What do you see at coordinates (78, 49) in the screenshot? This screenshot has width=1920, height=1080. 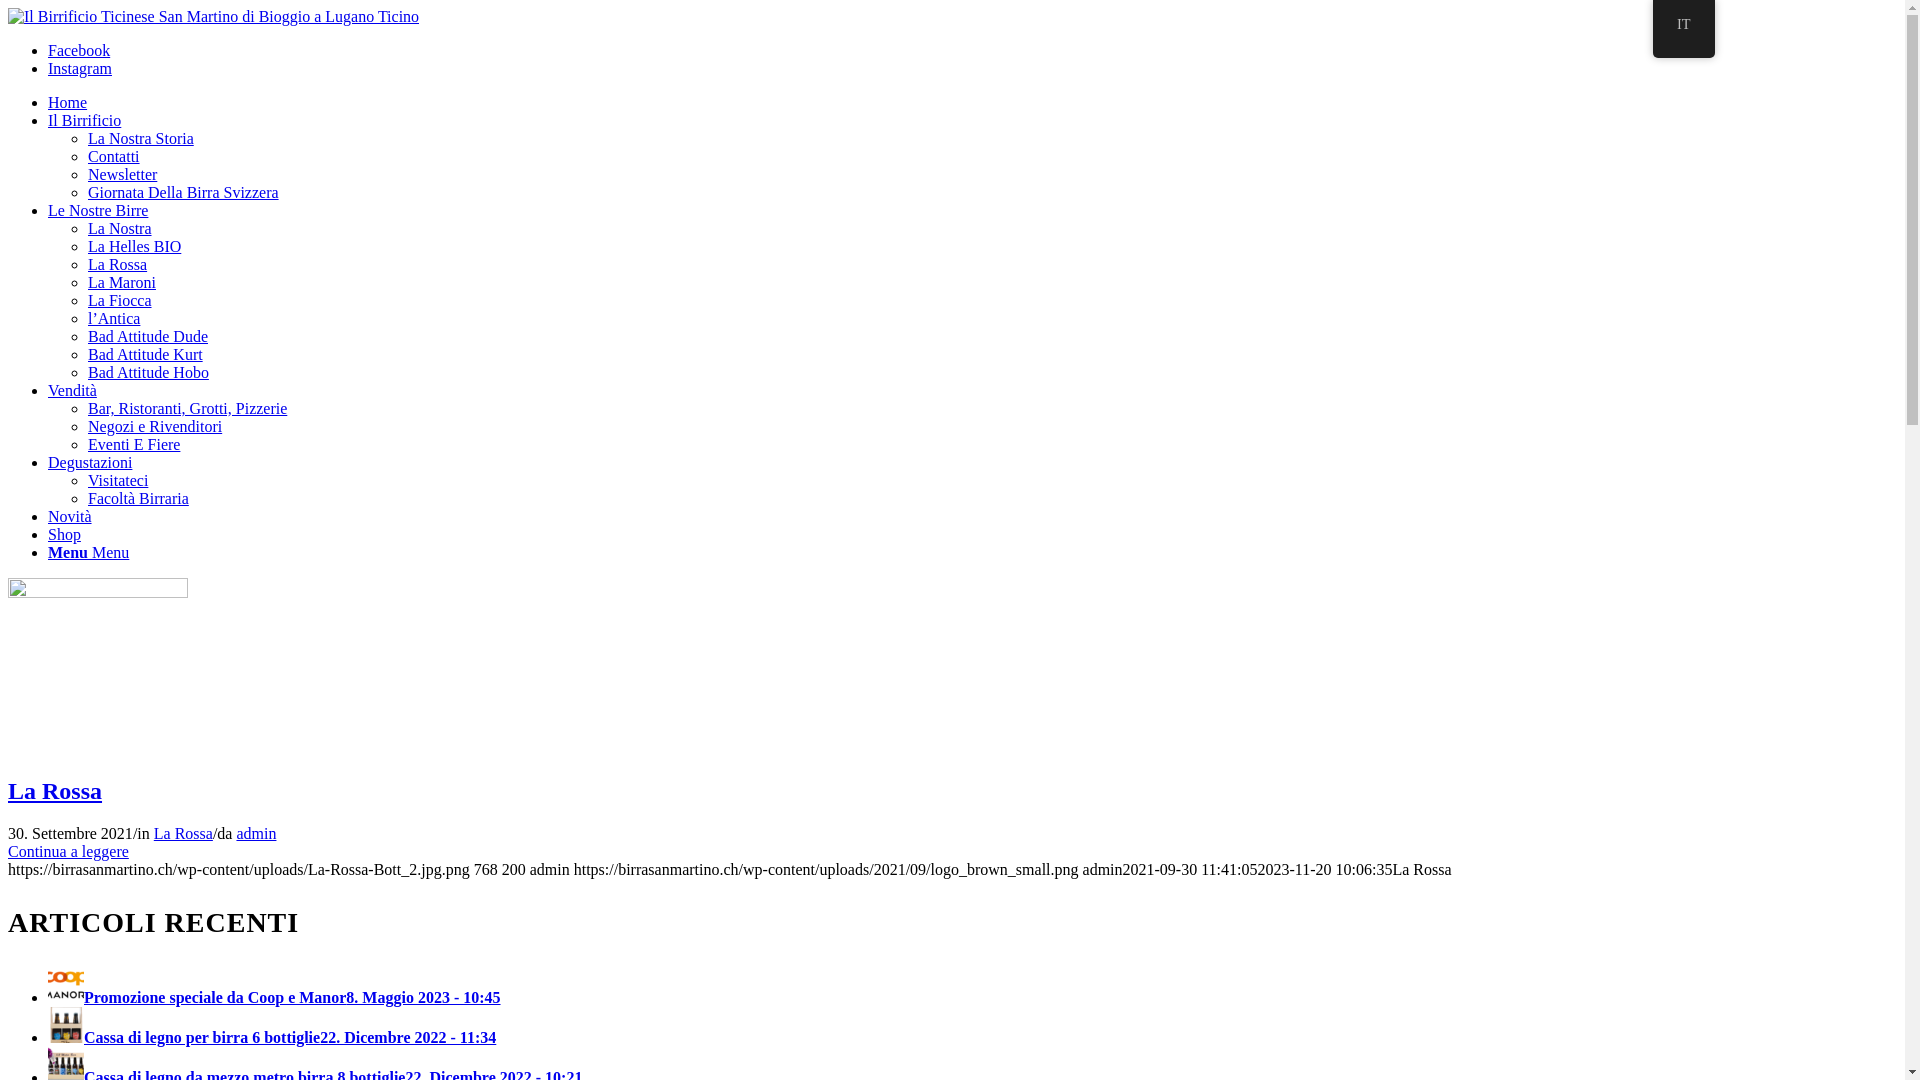 I see `'Facebook'` at bounding box center [78, 49].